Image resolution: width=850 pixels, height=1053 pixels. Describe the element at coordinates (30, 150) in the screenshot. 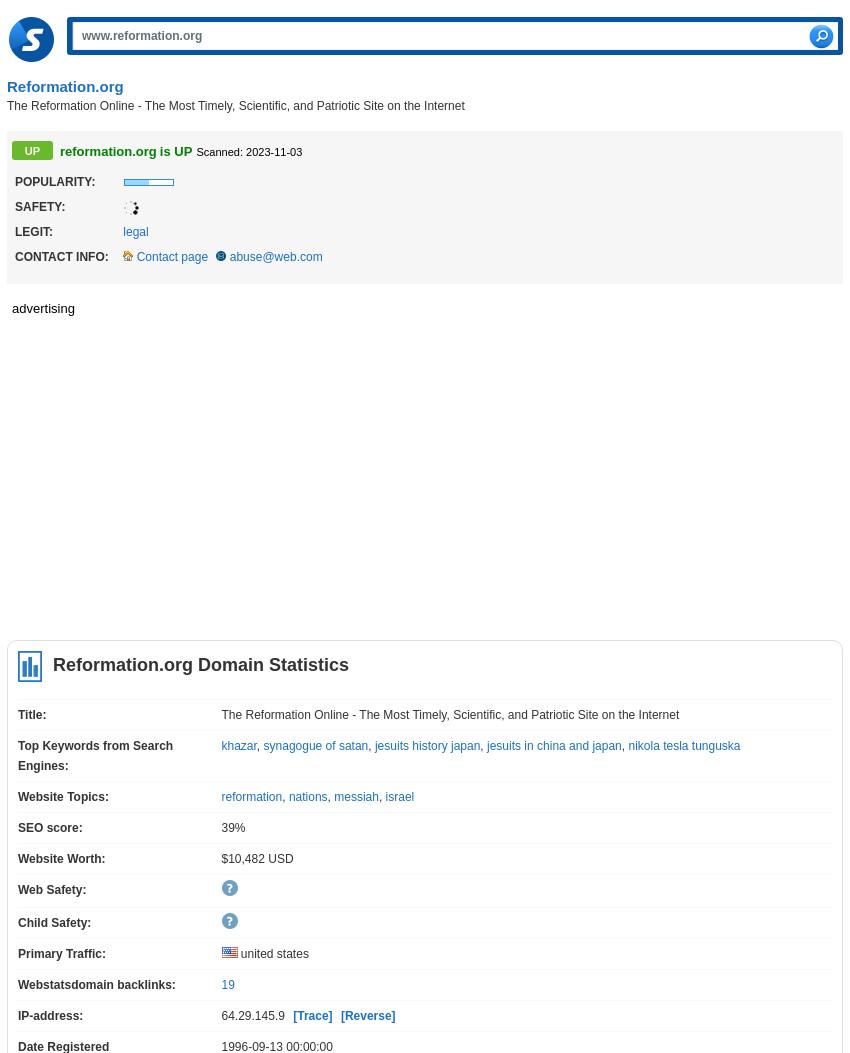

I see `'UP'` at that location.